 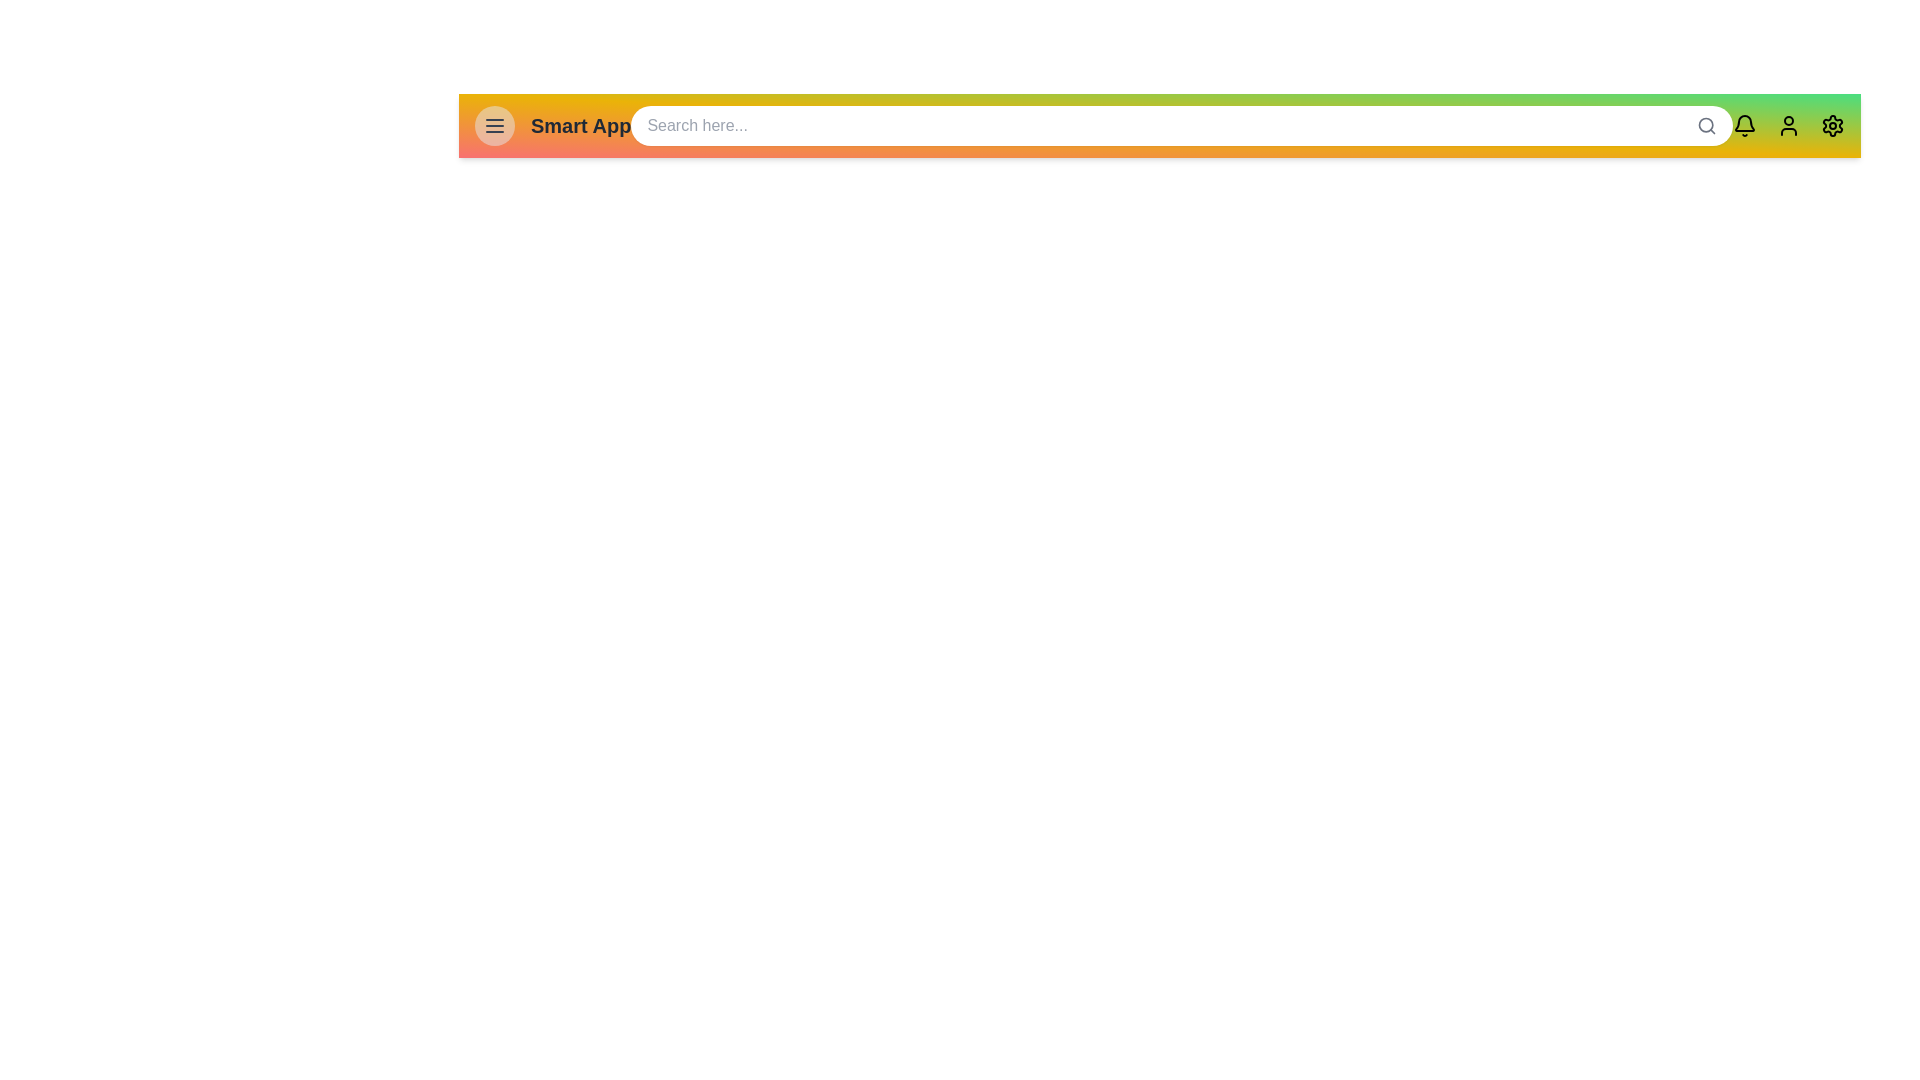 I want to click on the settings icon to open the application settings, so click(x=1833, y=126).